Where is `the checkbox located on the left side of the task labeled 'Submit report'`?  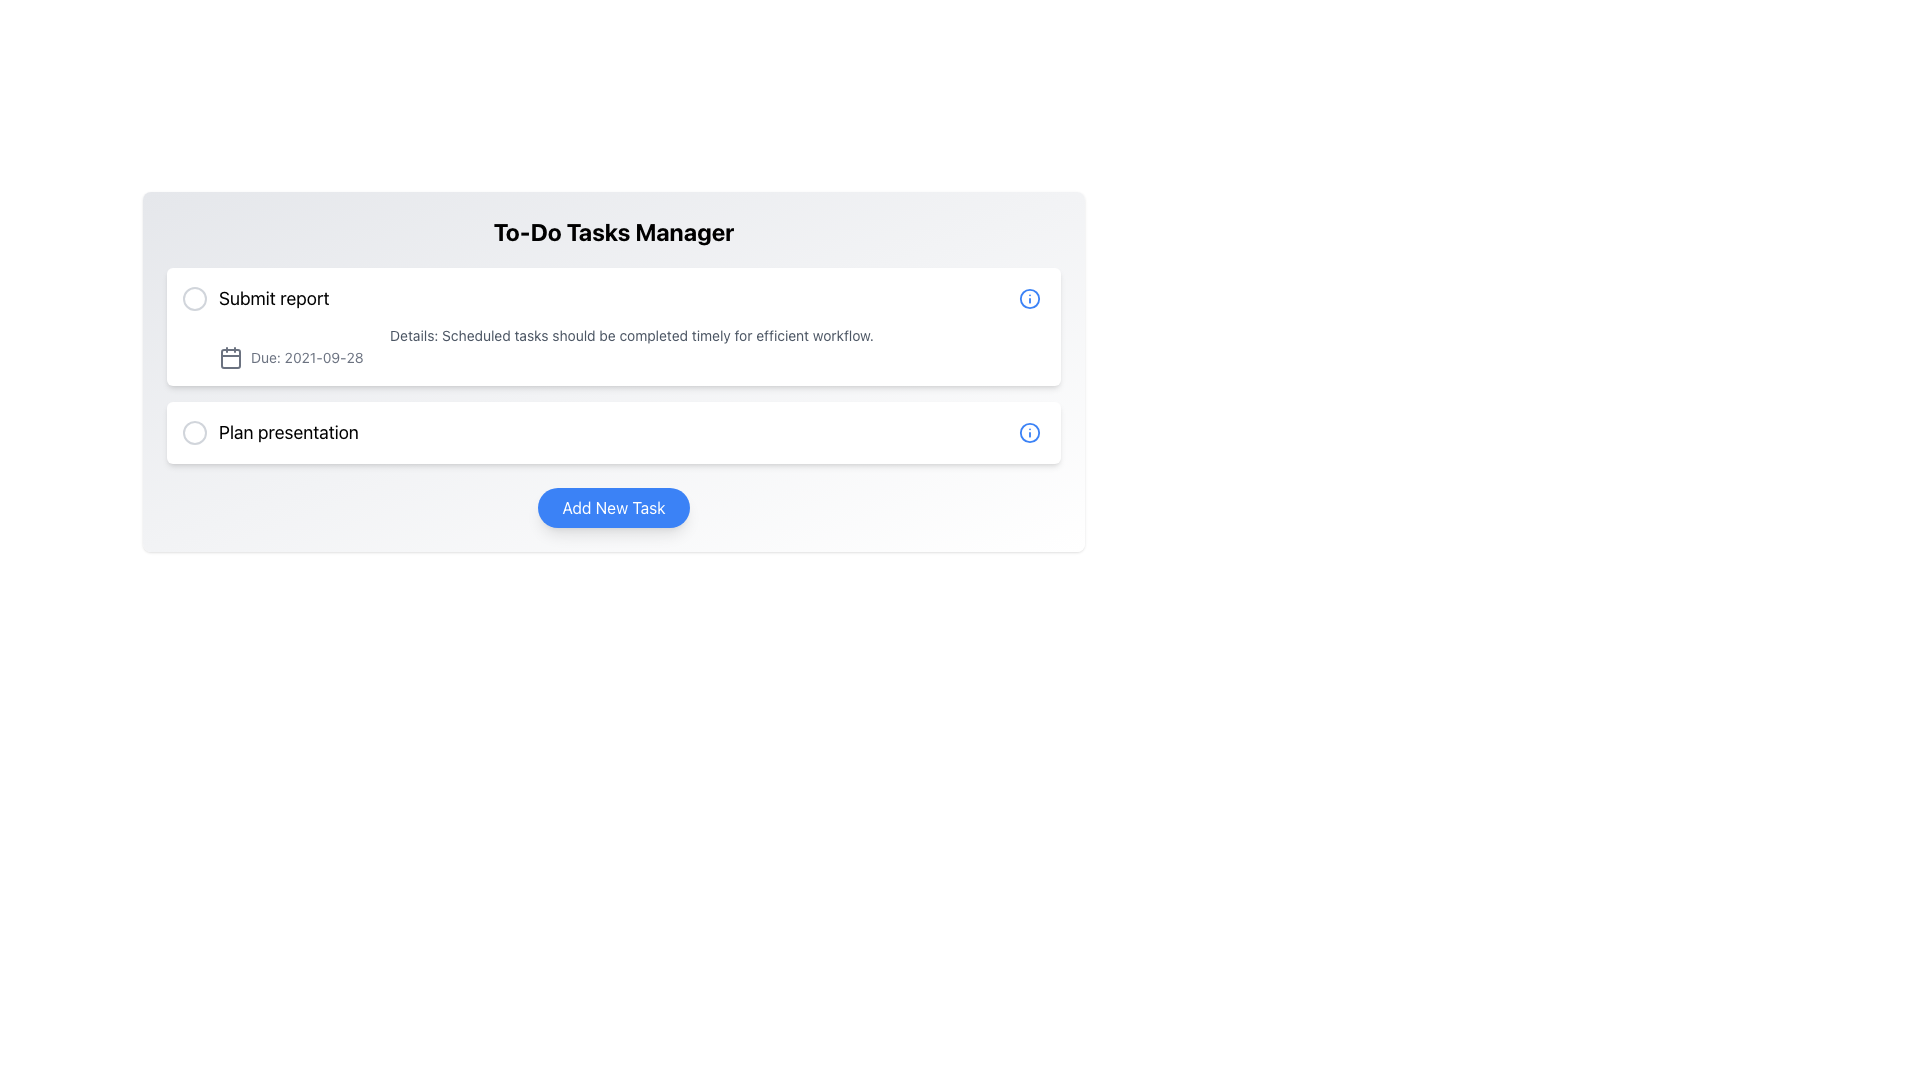
the checkbox located on the left side of the task labeled 'Submit report' is located at coordinates (195, 299).